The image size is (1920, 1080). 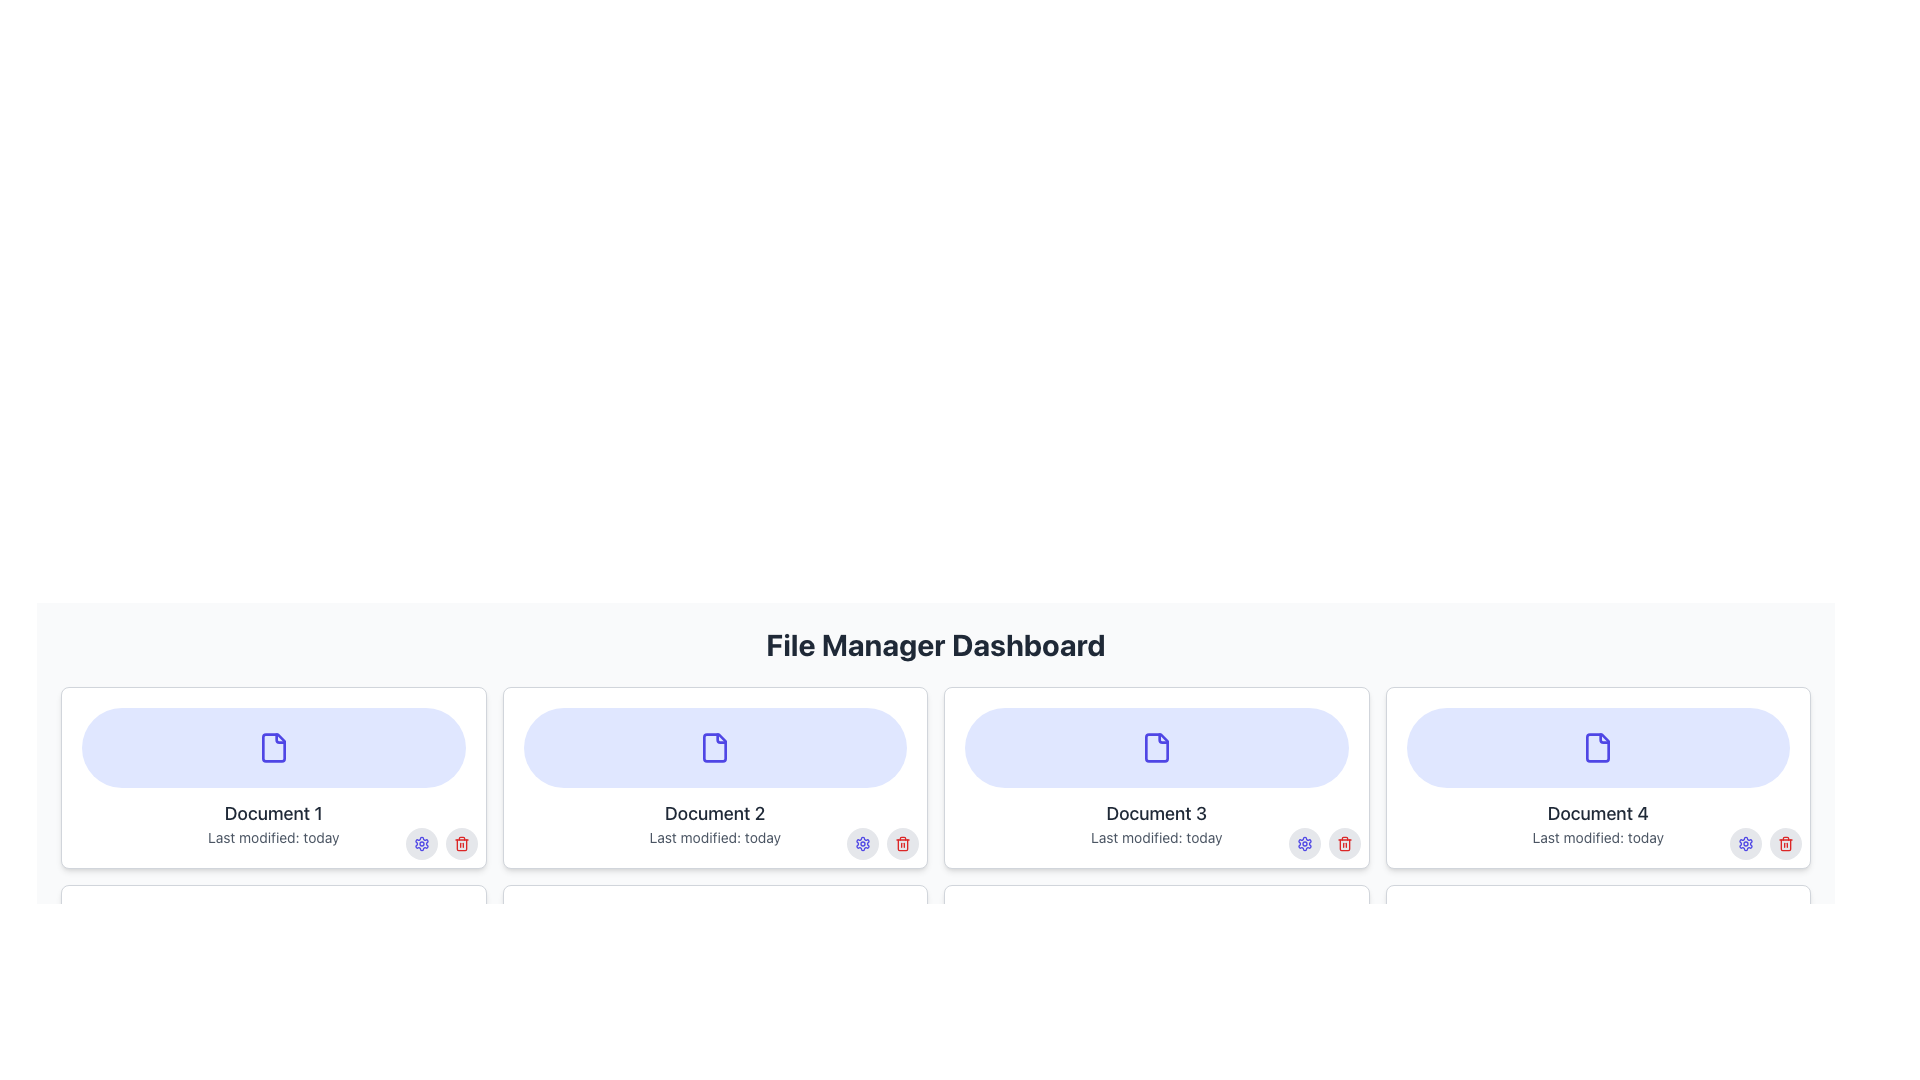 What do you see at coordinates (1324, 844) in the screenshot?
I see `the left circular button with a gear icon to modify settings in the 'Document 3' card` at bounding box center [1324, 844].